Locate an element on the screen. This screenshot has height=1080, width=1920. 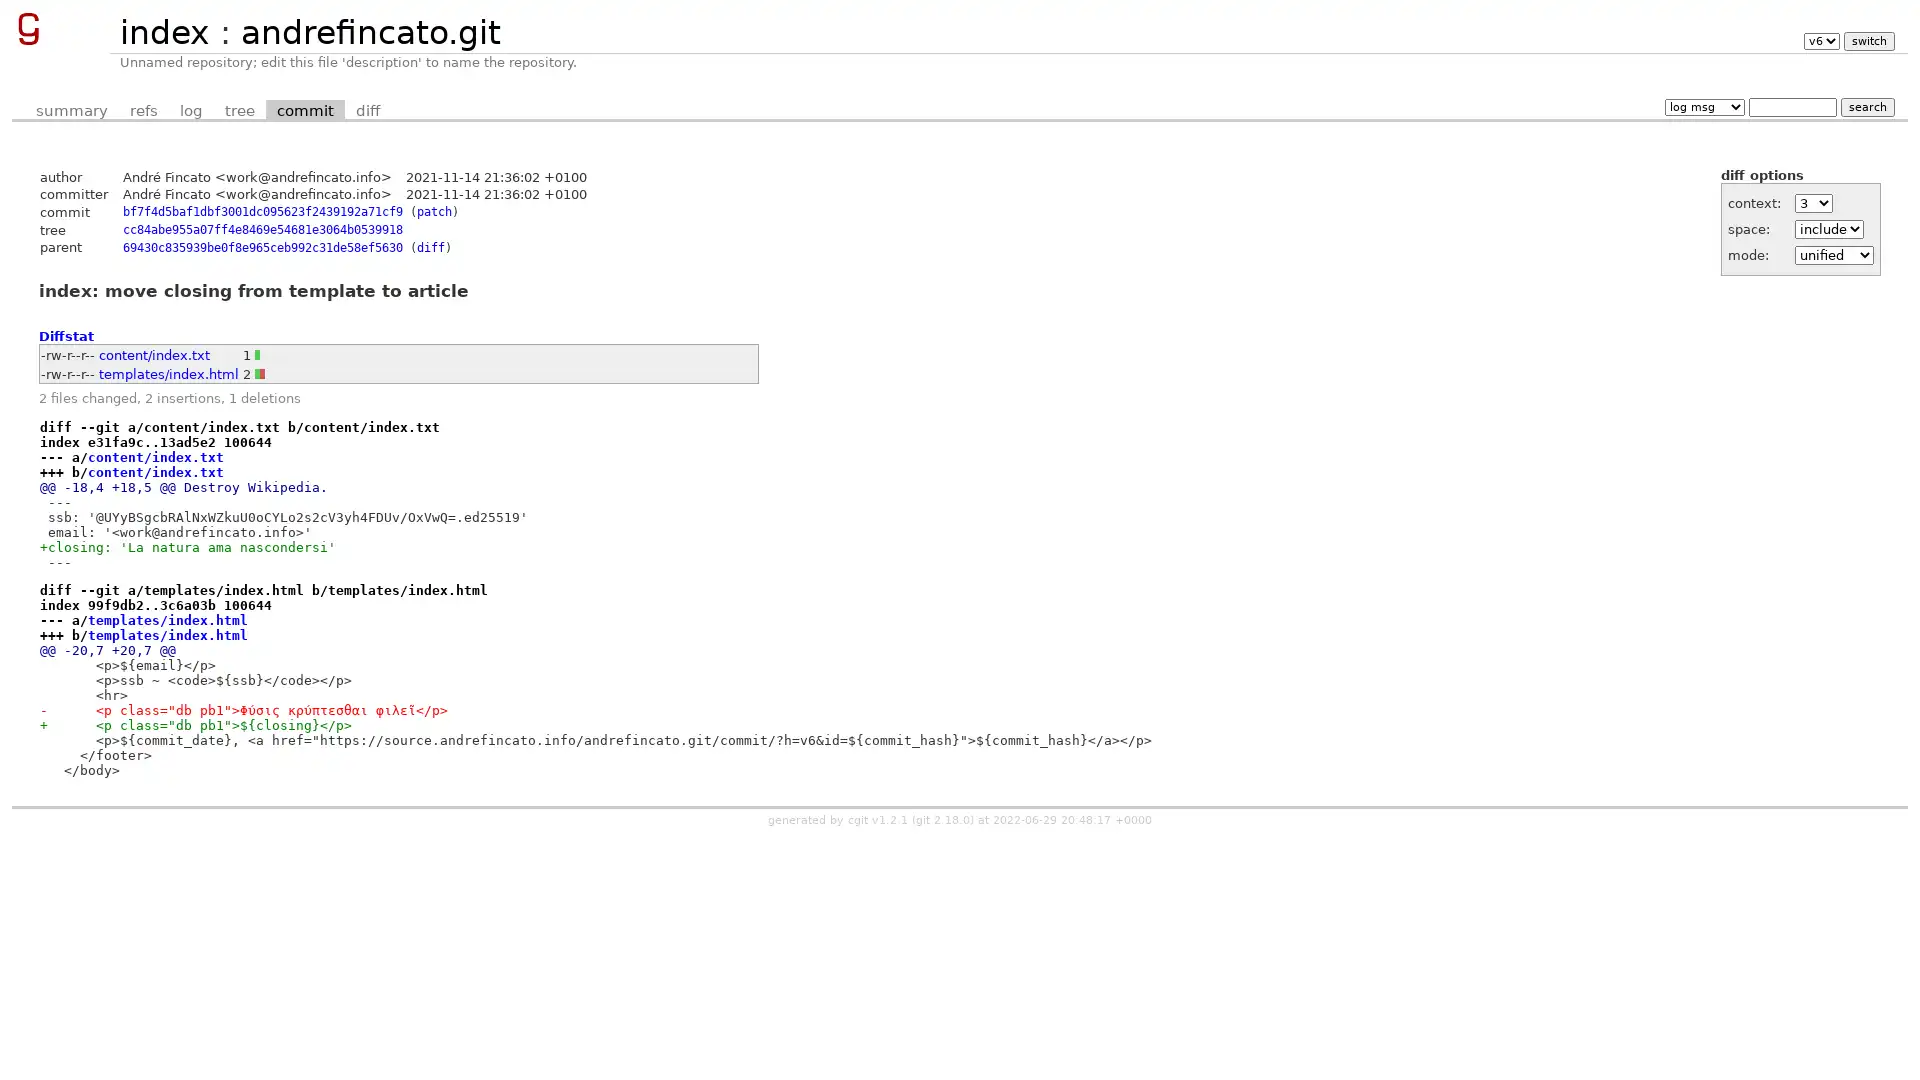
search is located at coordinates (1866, 106).